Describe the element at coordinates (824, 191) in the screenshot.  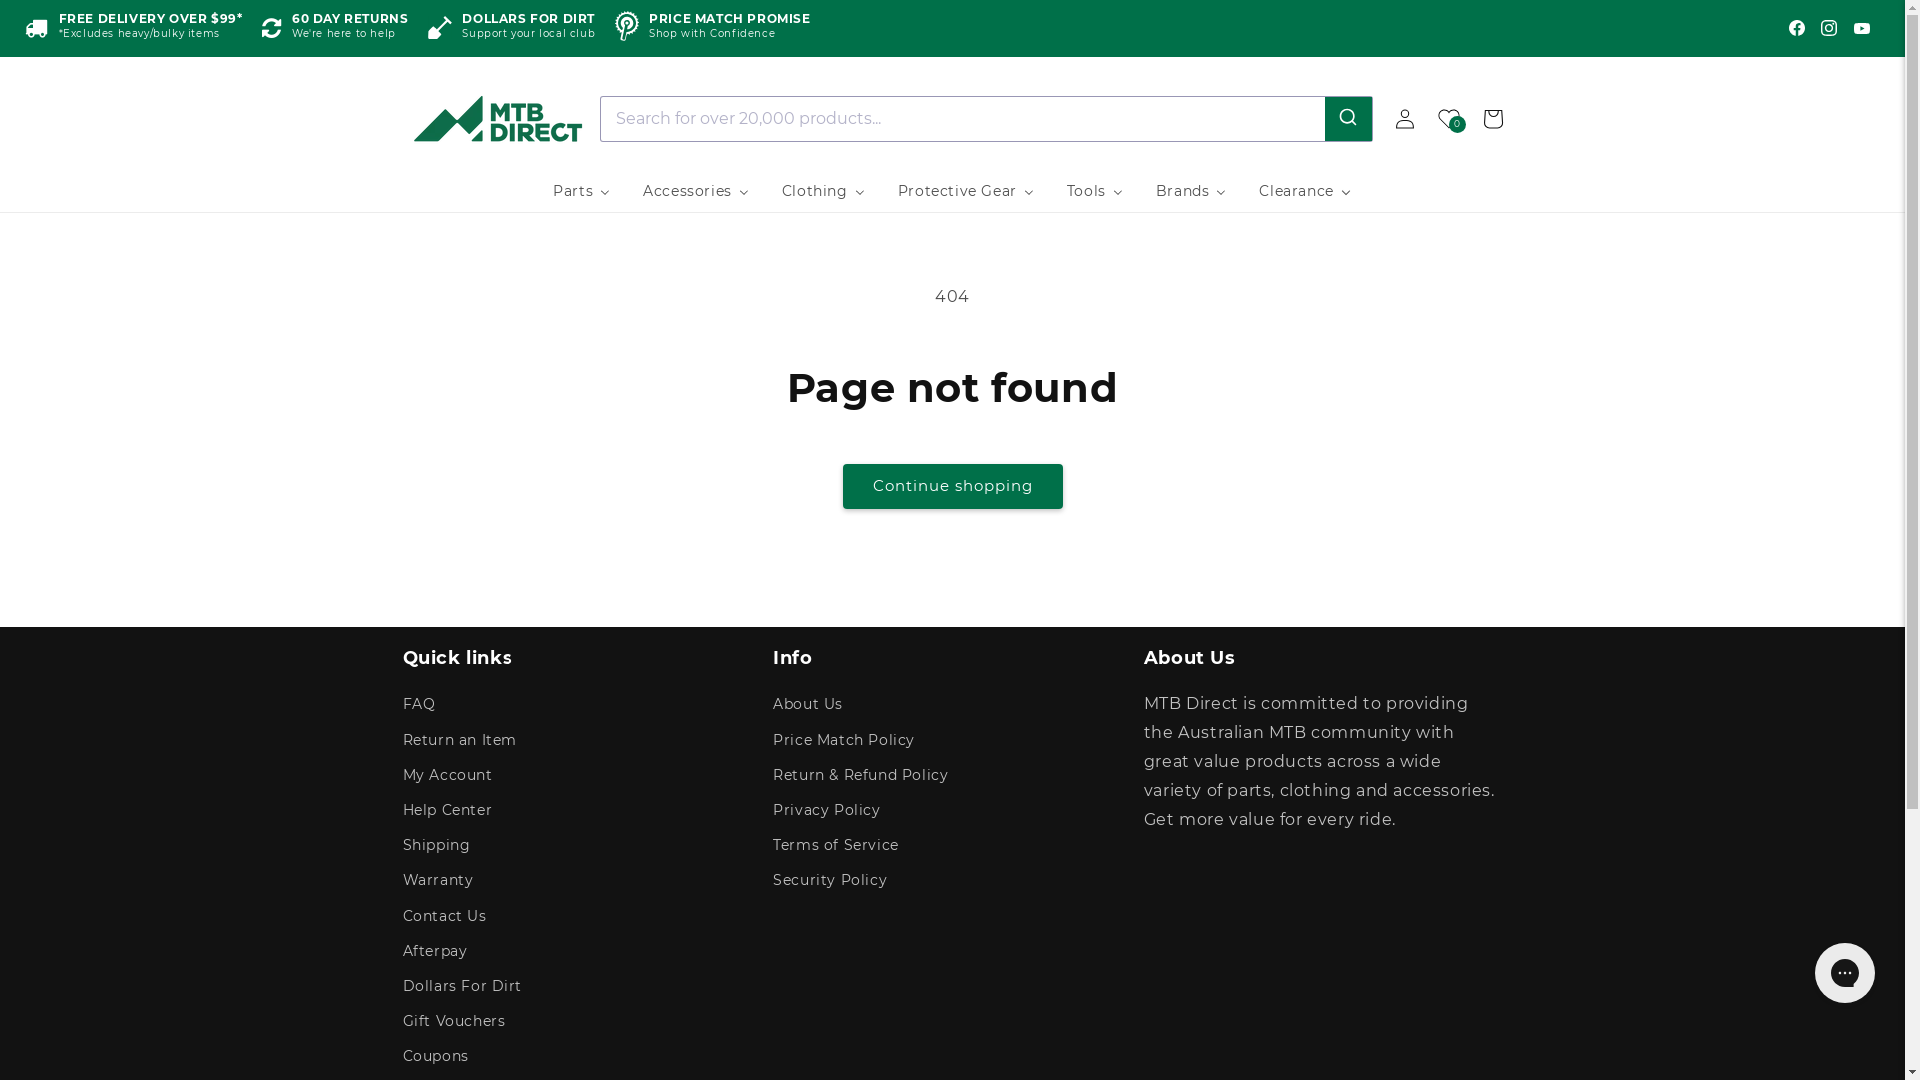
I see `'Clothing'` at that location.